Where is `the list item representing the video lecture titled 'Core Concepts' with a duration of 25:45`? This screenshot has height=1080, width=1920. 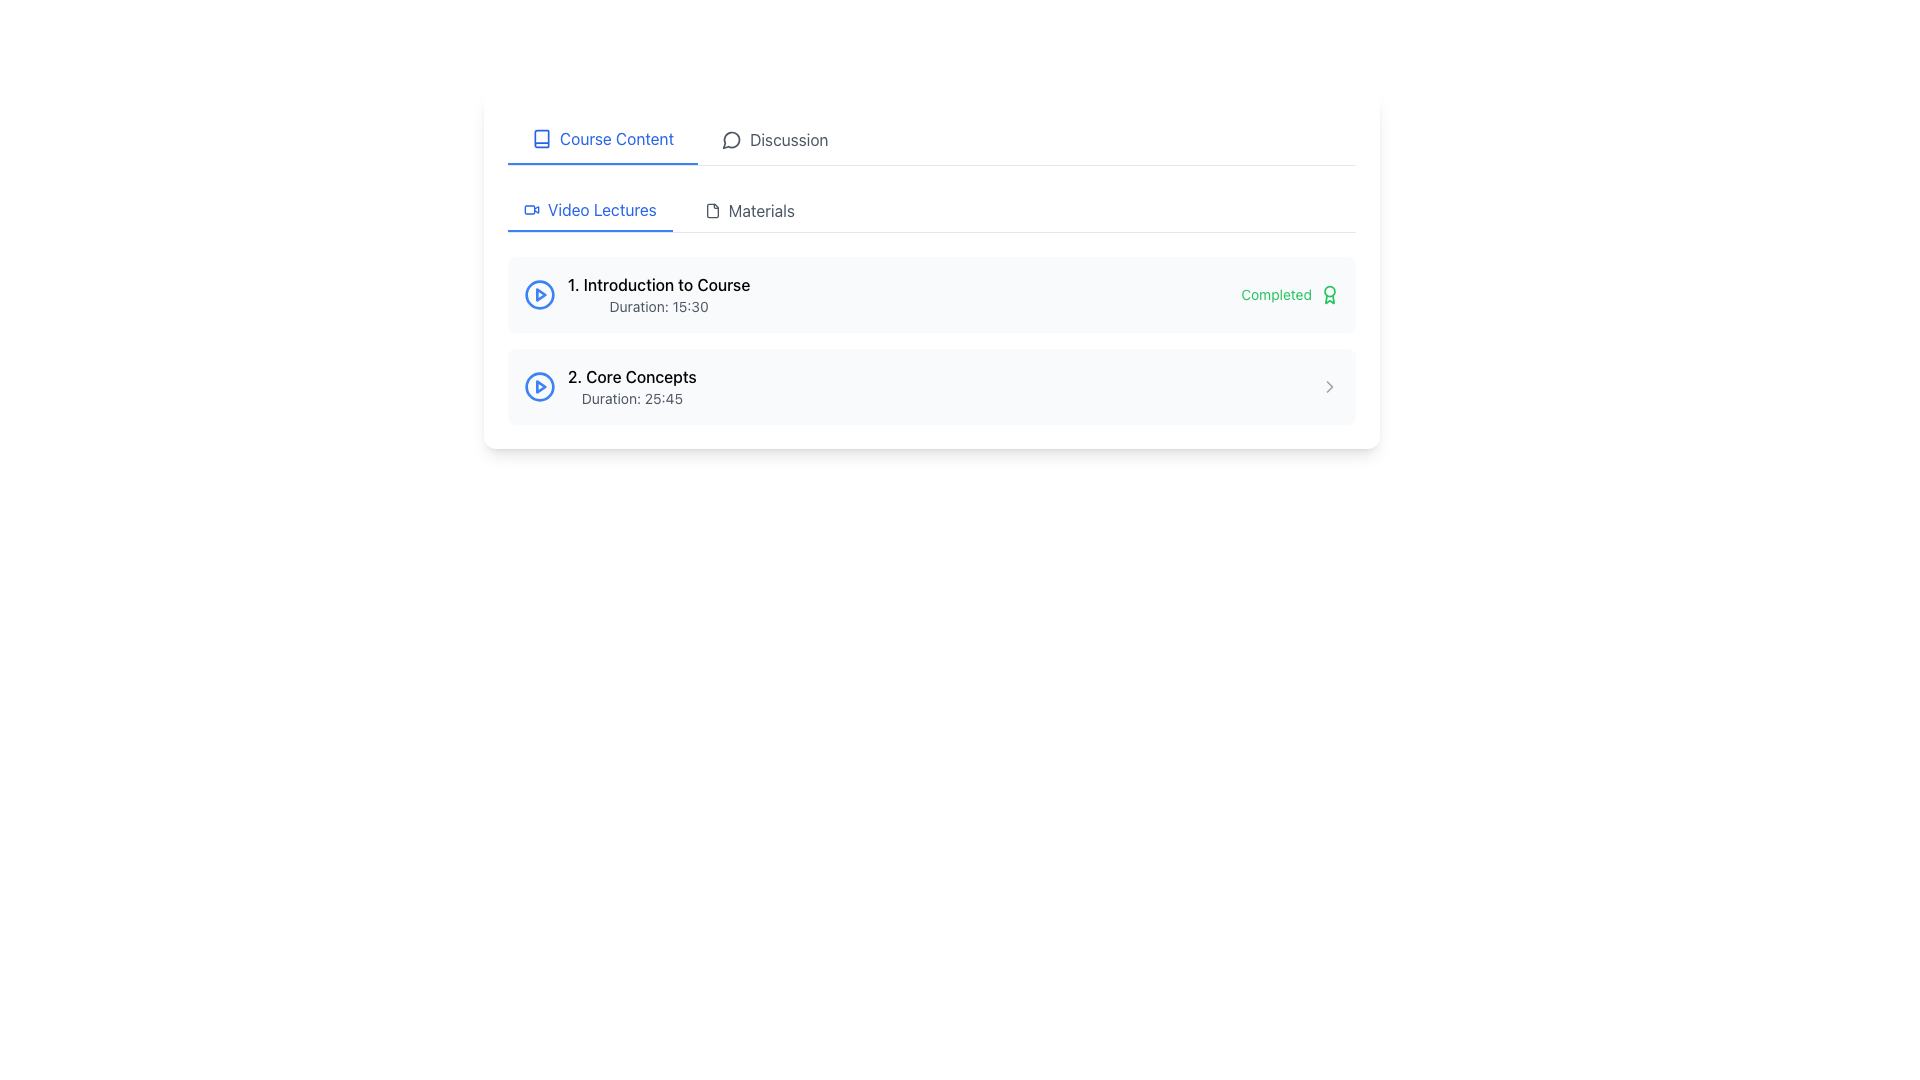 the list item representing the video lecture titled 'Core Concepts' with a duration of 25:45 is located at coordinates (930, 386).